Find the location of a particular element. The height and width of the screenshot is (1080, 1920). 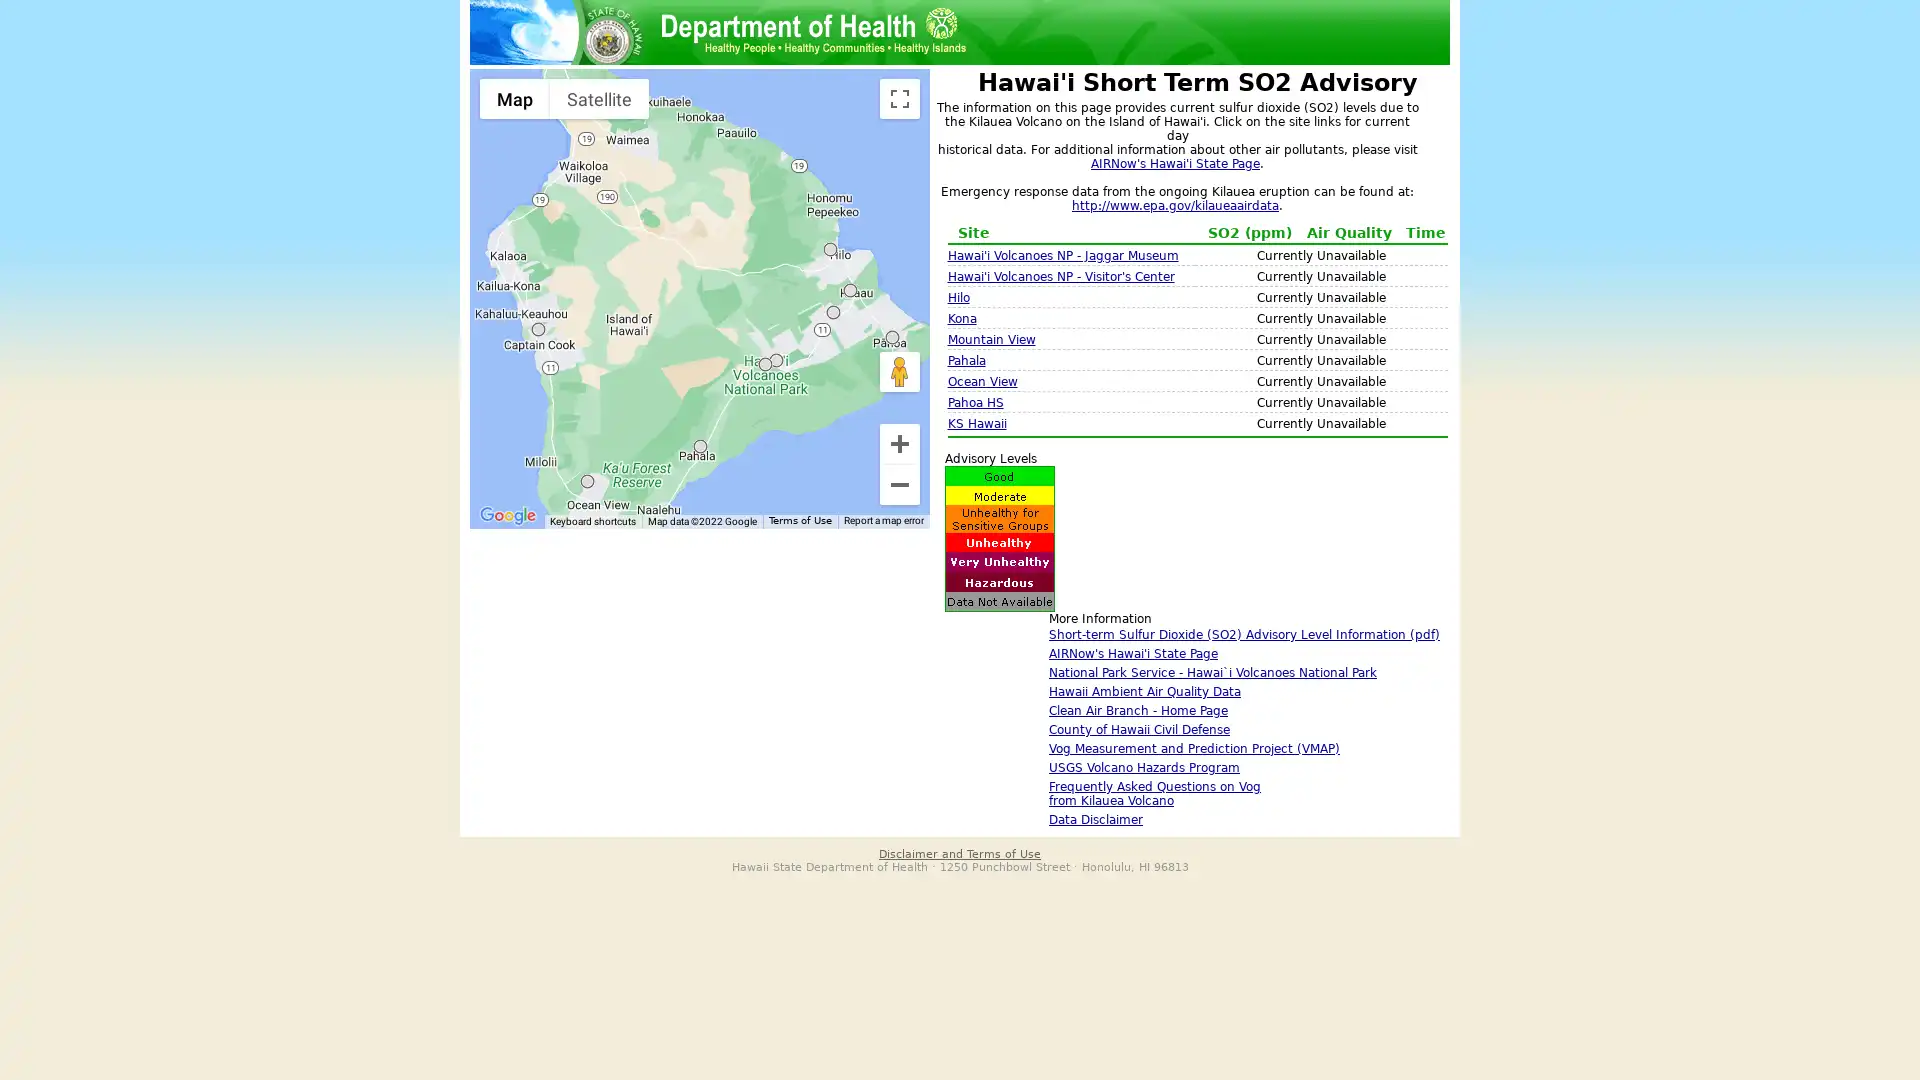

Hawaii Volcanoes NP - Visitor's Center: No Data is located at coordinates (775, 360).